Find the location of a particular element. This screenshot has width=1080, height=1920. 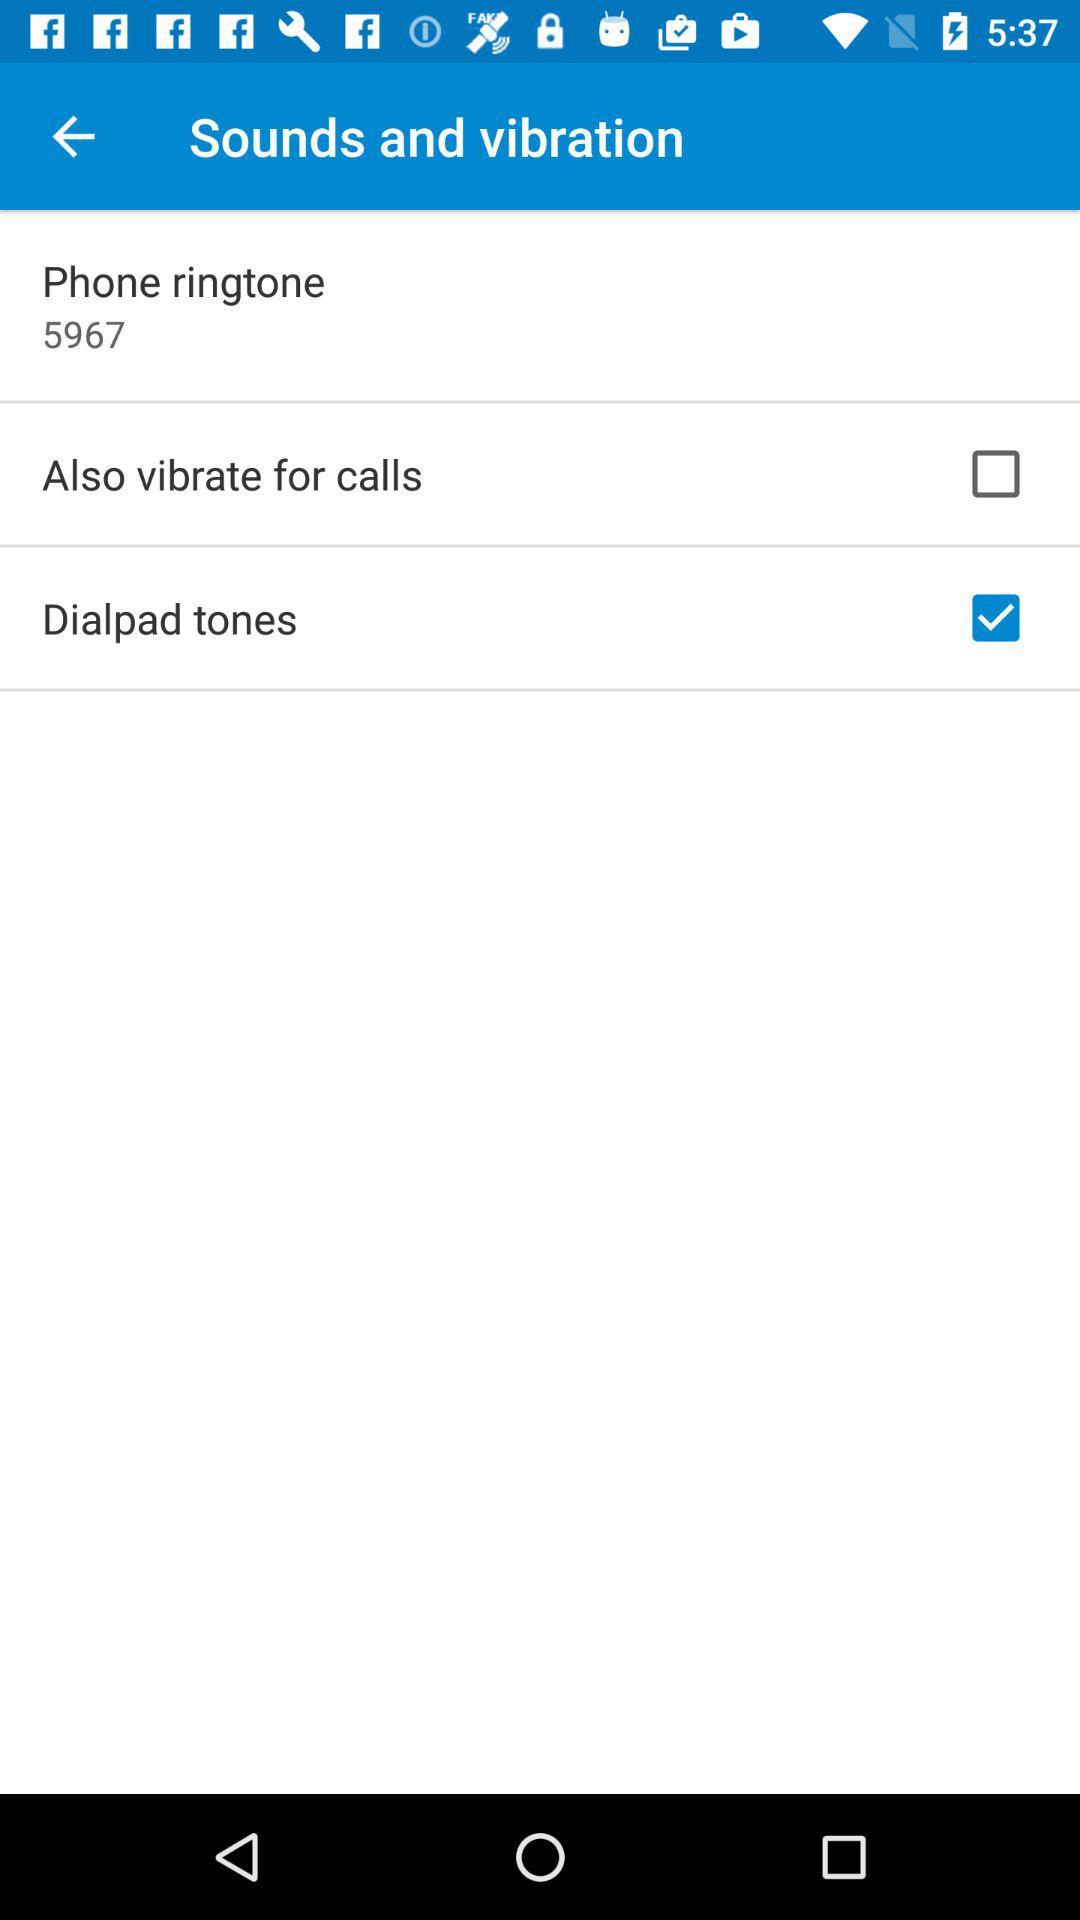

the 5967 item is located at coordinates (83, 333).